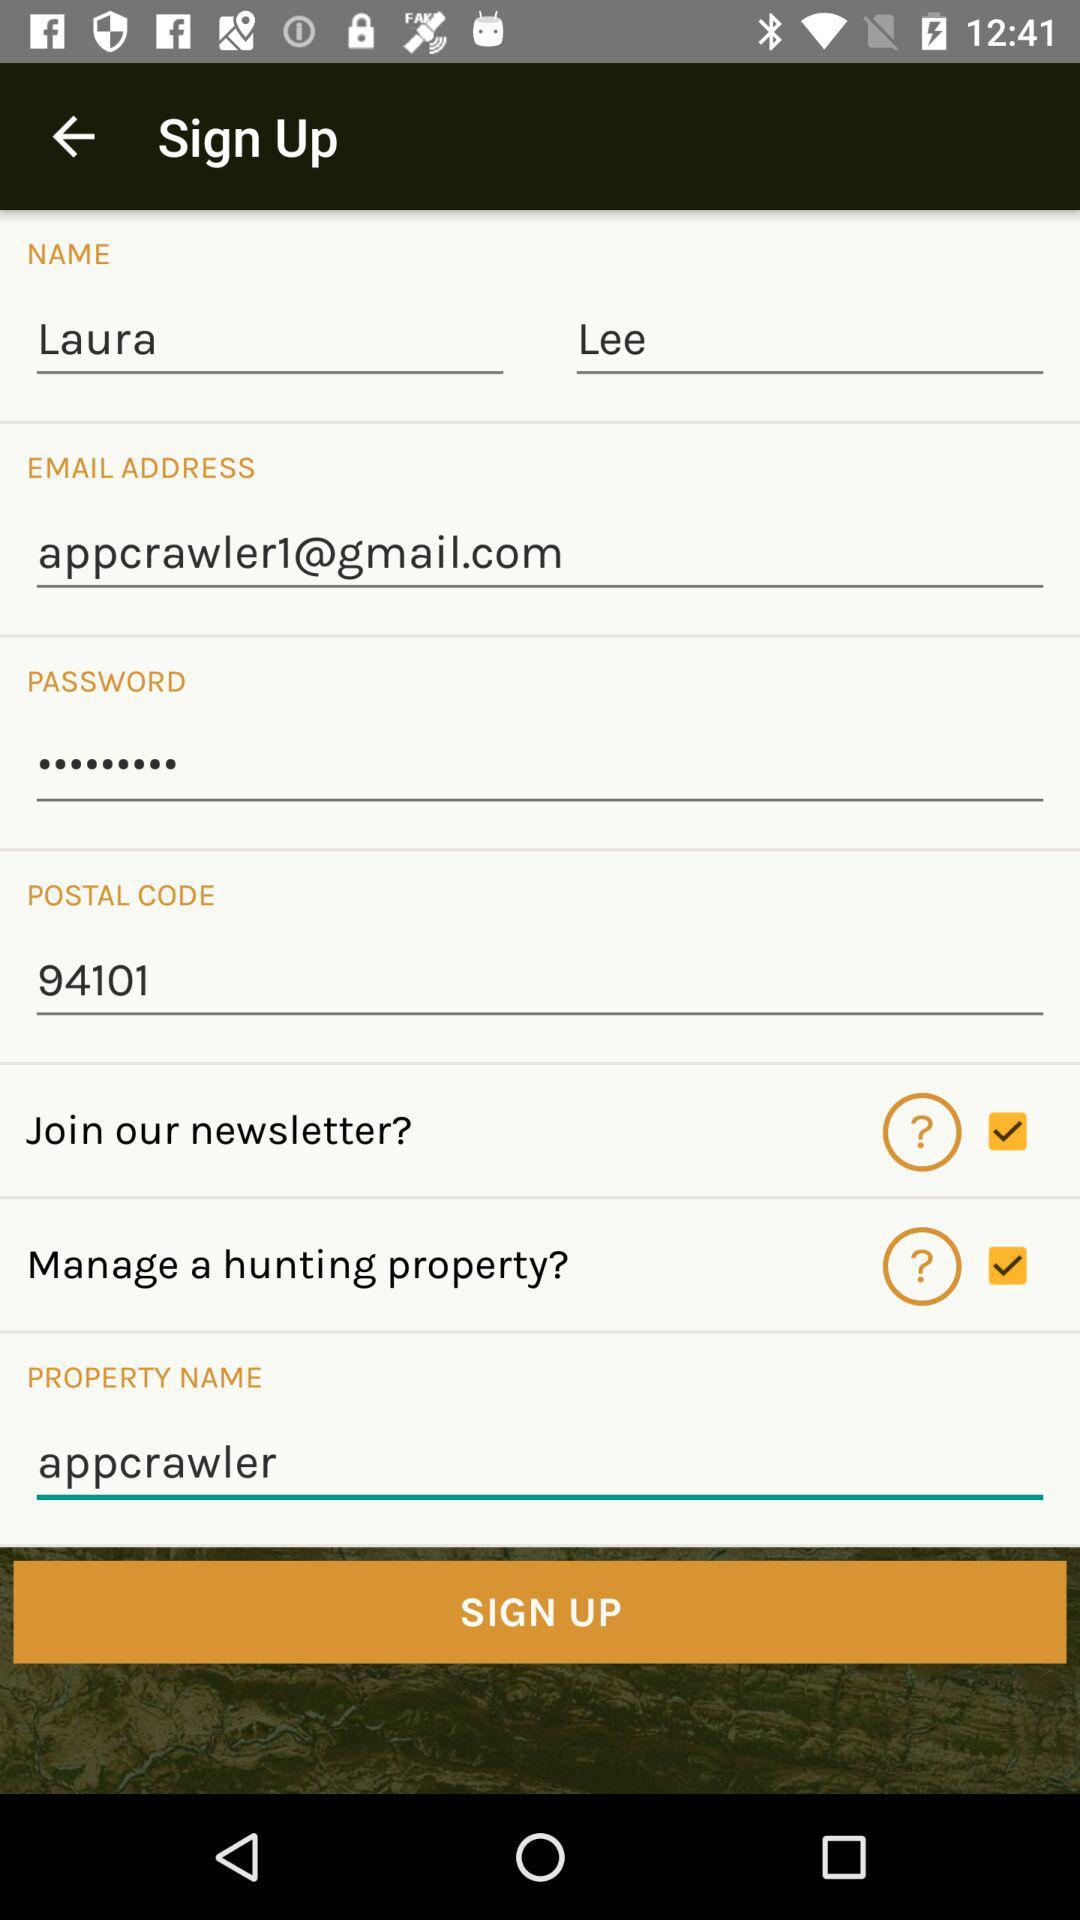 The width and height of the screenshot is (1080, 1920). What do you see at coordinates (1033, 1131) in the screenshot?
I see `check whether to join newsletter` at bounding box center [1033, 1131].